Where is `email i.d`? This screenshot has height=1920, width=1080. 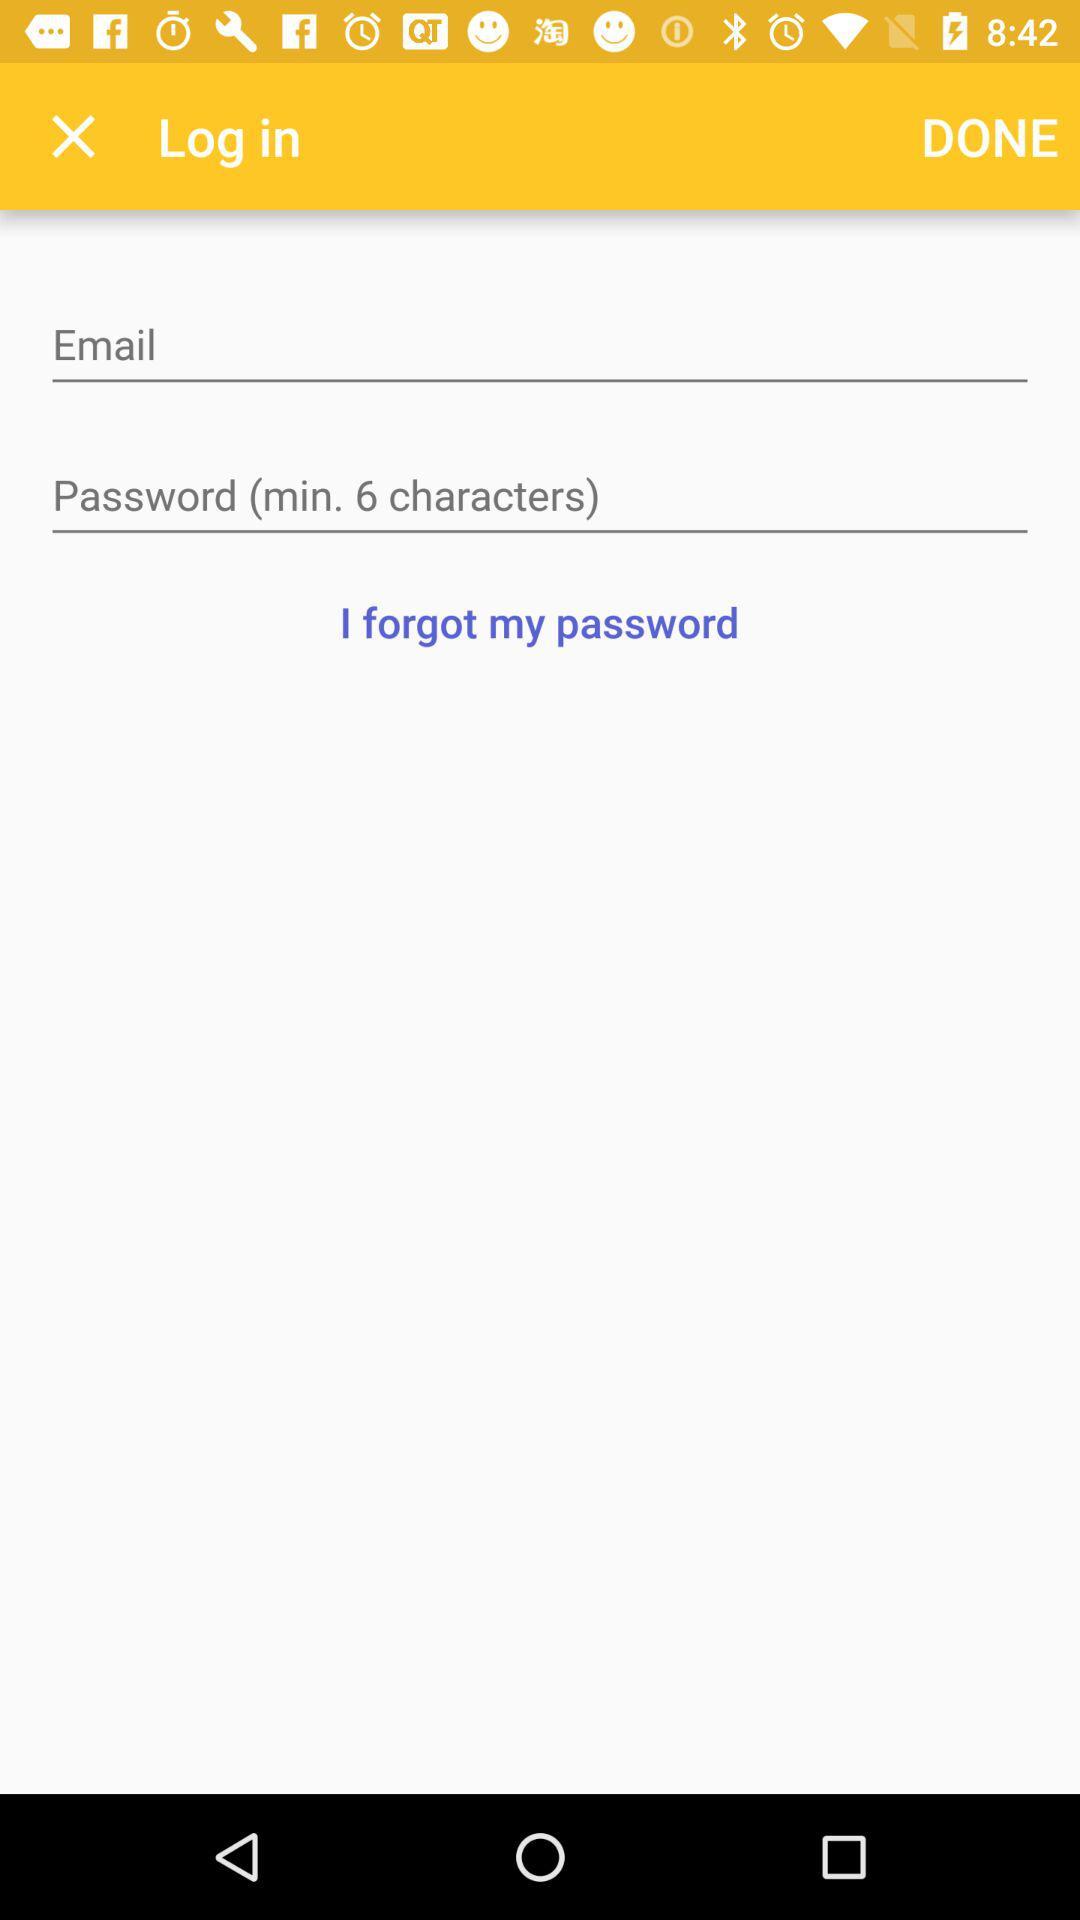
email i.d is located at coordinates (540, 346).